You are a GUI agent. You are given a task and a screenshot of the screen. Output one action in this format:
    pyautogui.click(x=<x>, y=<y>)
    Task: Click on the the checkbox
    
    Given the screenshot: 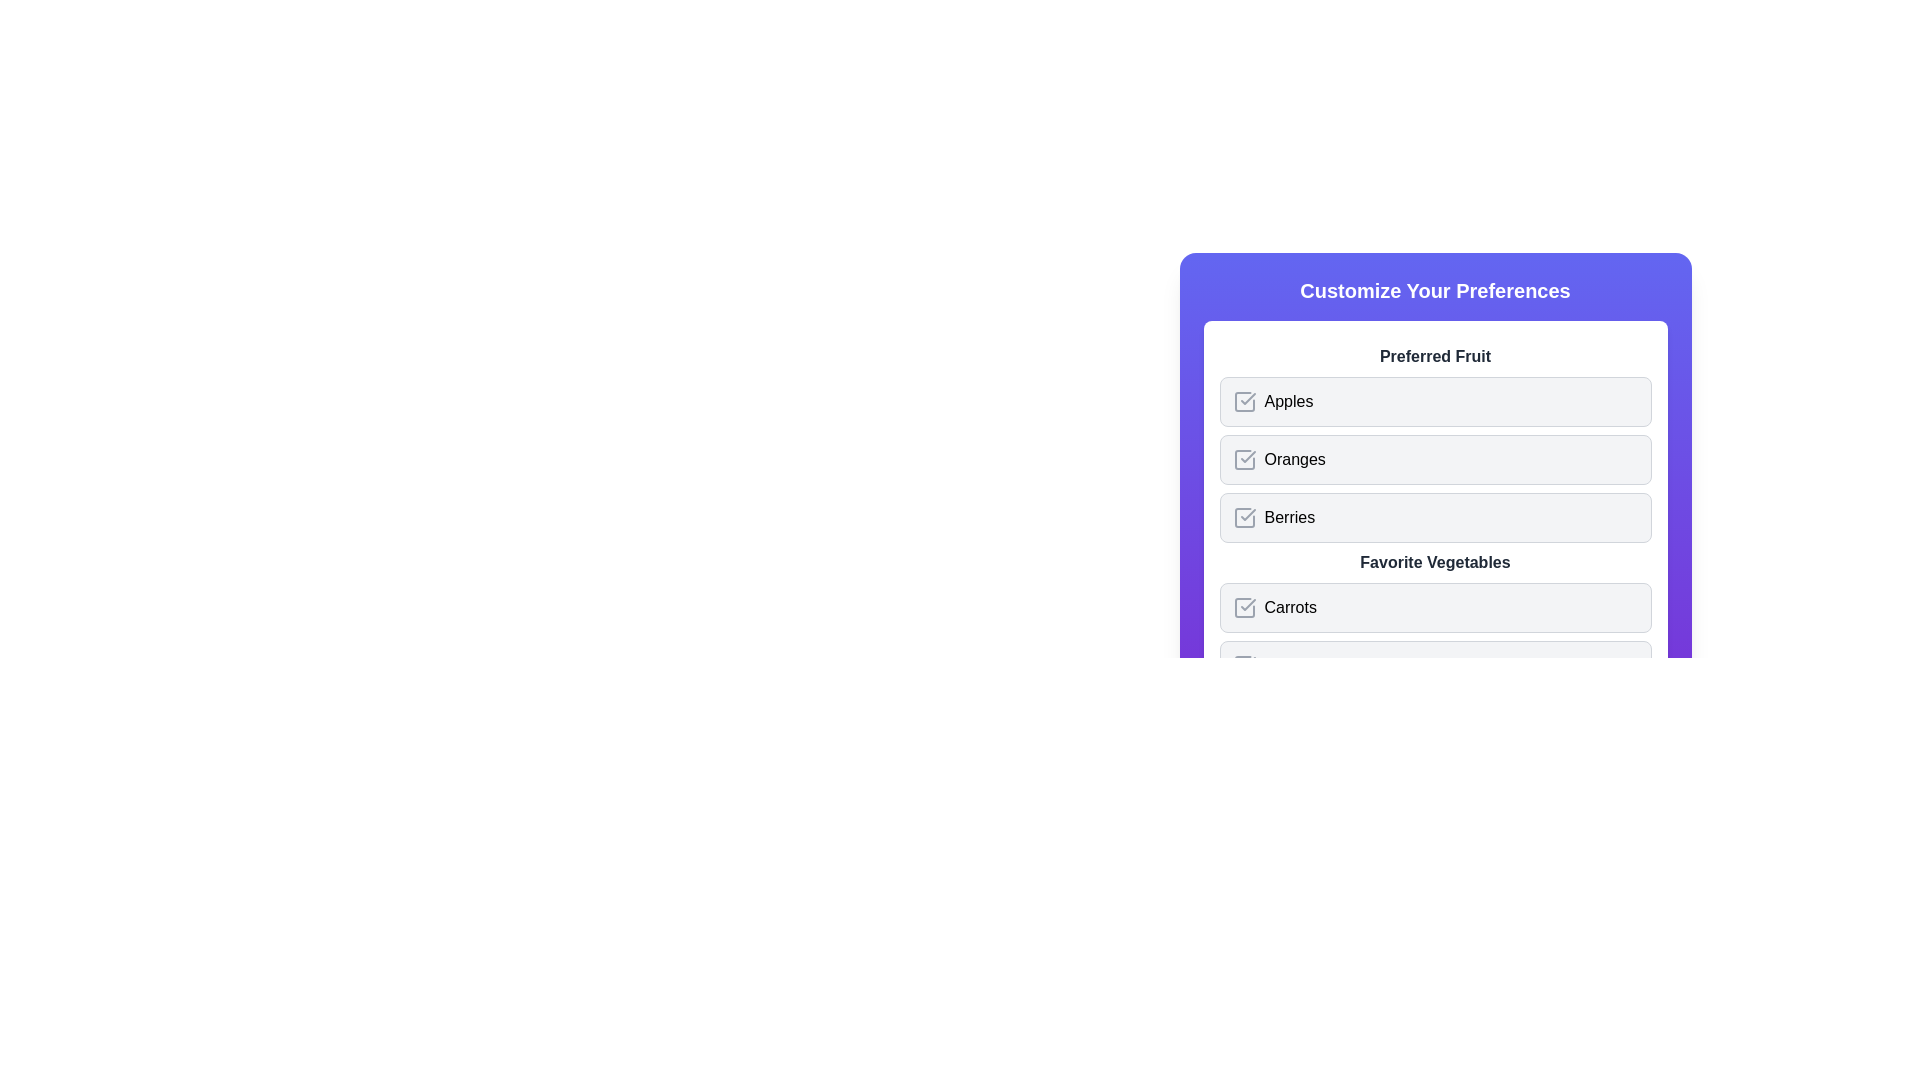 What is the action you would take?
    pyautogui.click(x=1243, y=459)
    